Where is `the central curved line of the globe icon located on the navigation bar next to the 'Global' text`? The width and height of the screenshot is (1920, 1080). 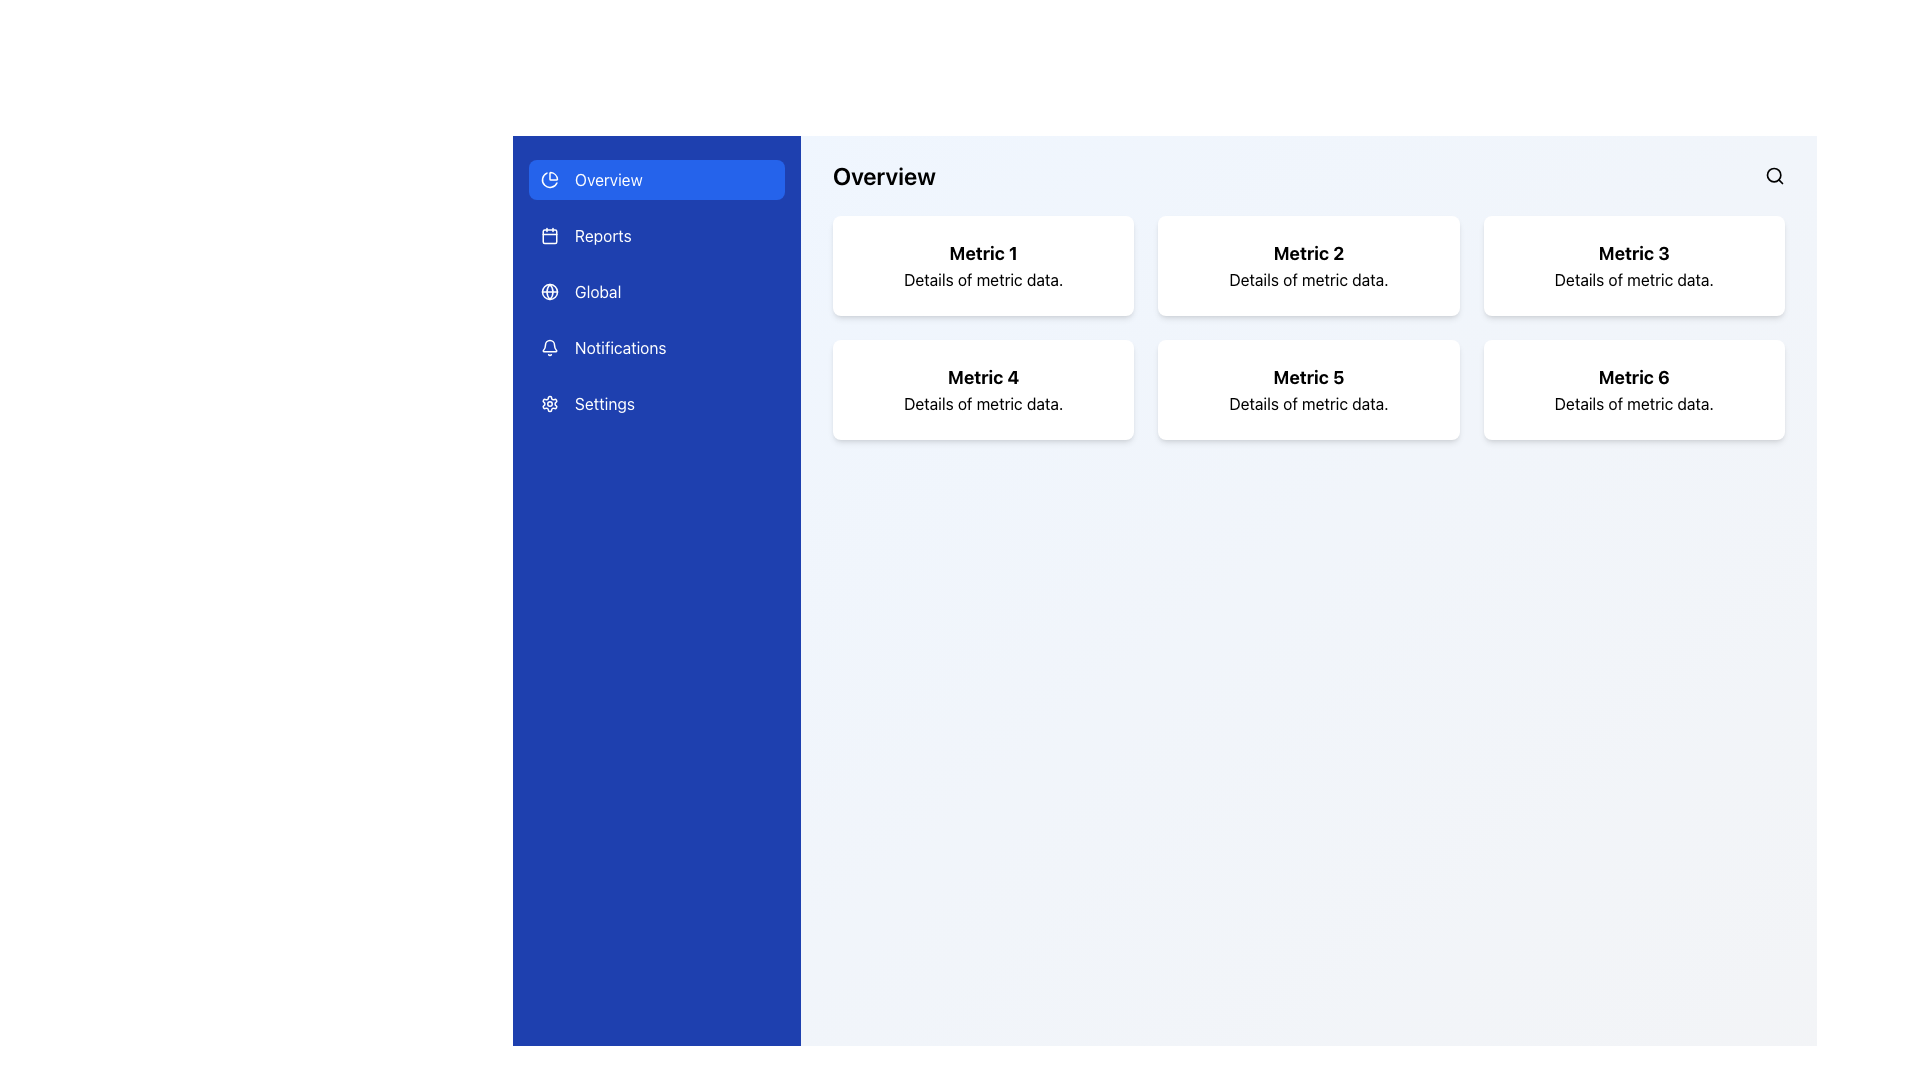 the central curved line of the globe icon located on the navigation bar next to the 'Global' text is located at coordinates (550, 292).